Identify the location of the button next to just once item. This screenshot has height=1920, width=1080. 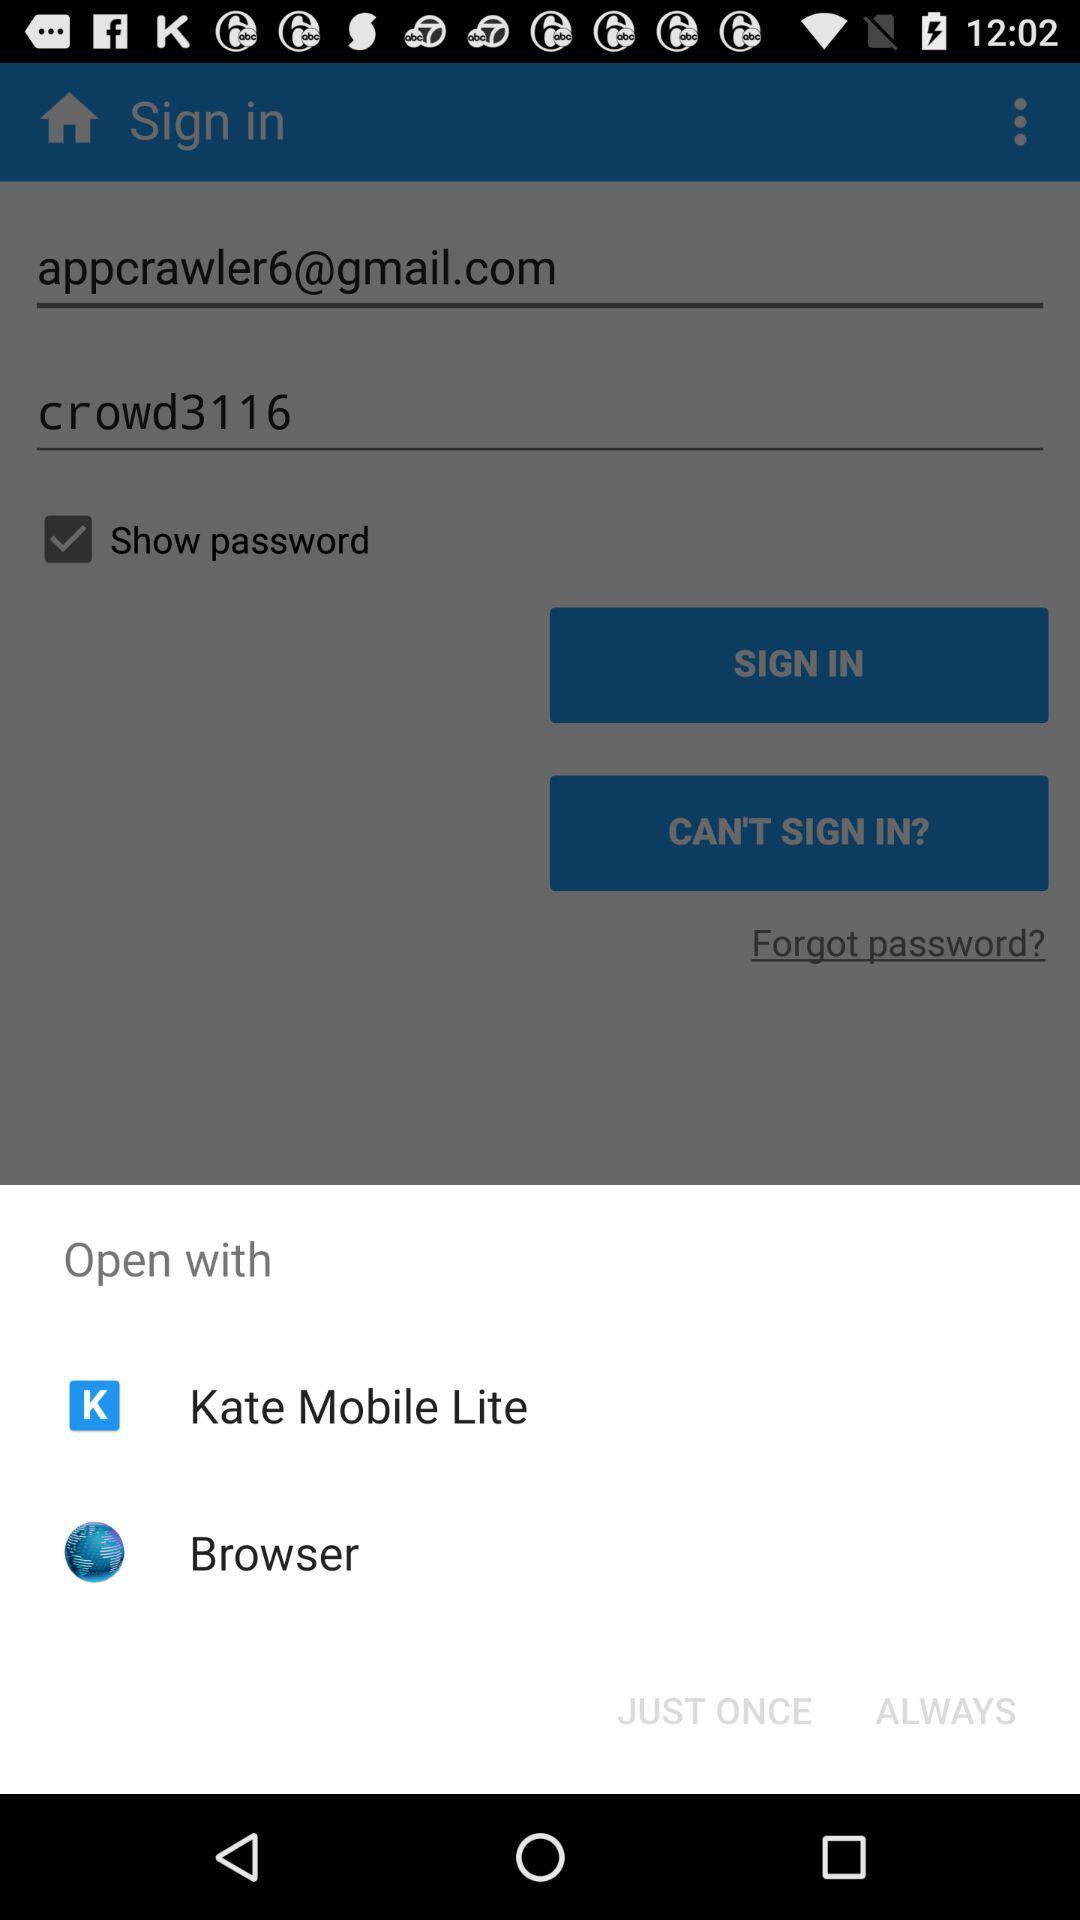
(945, 1708).